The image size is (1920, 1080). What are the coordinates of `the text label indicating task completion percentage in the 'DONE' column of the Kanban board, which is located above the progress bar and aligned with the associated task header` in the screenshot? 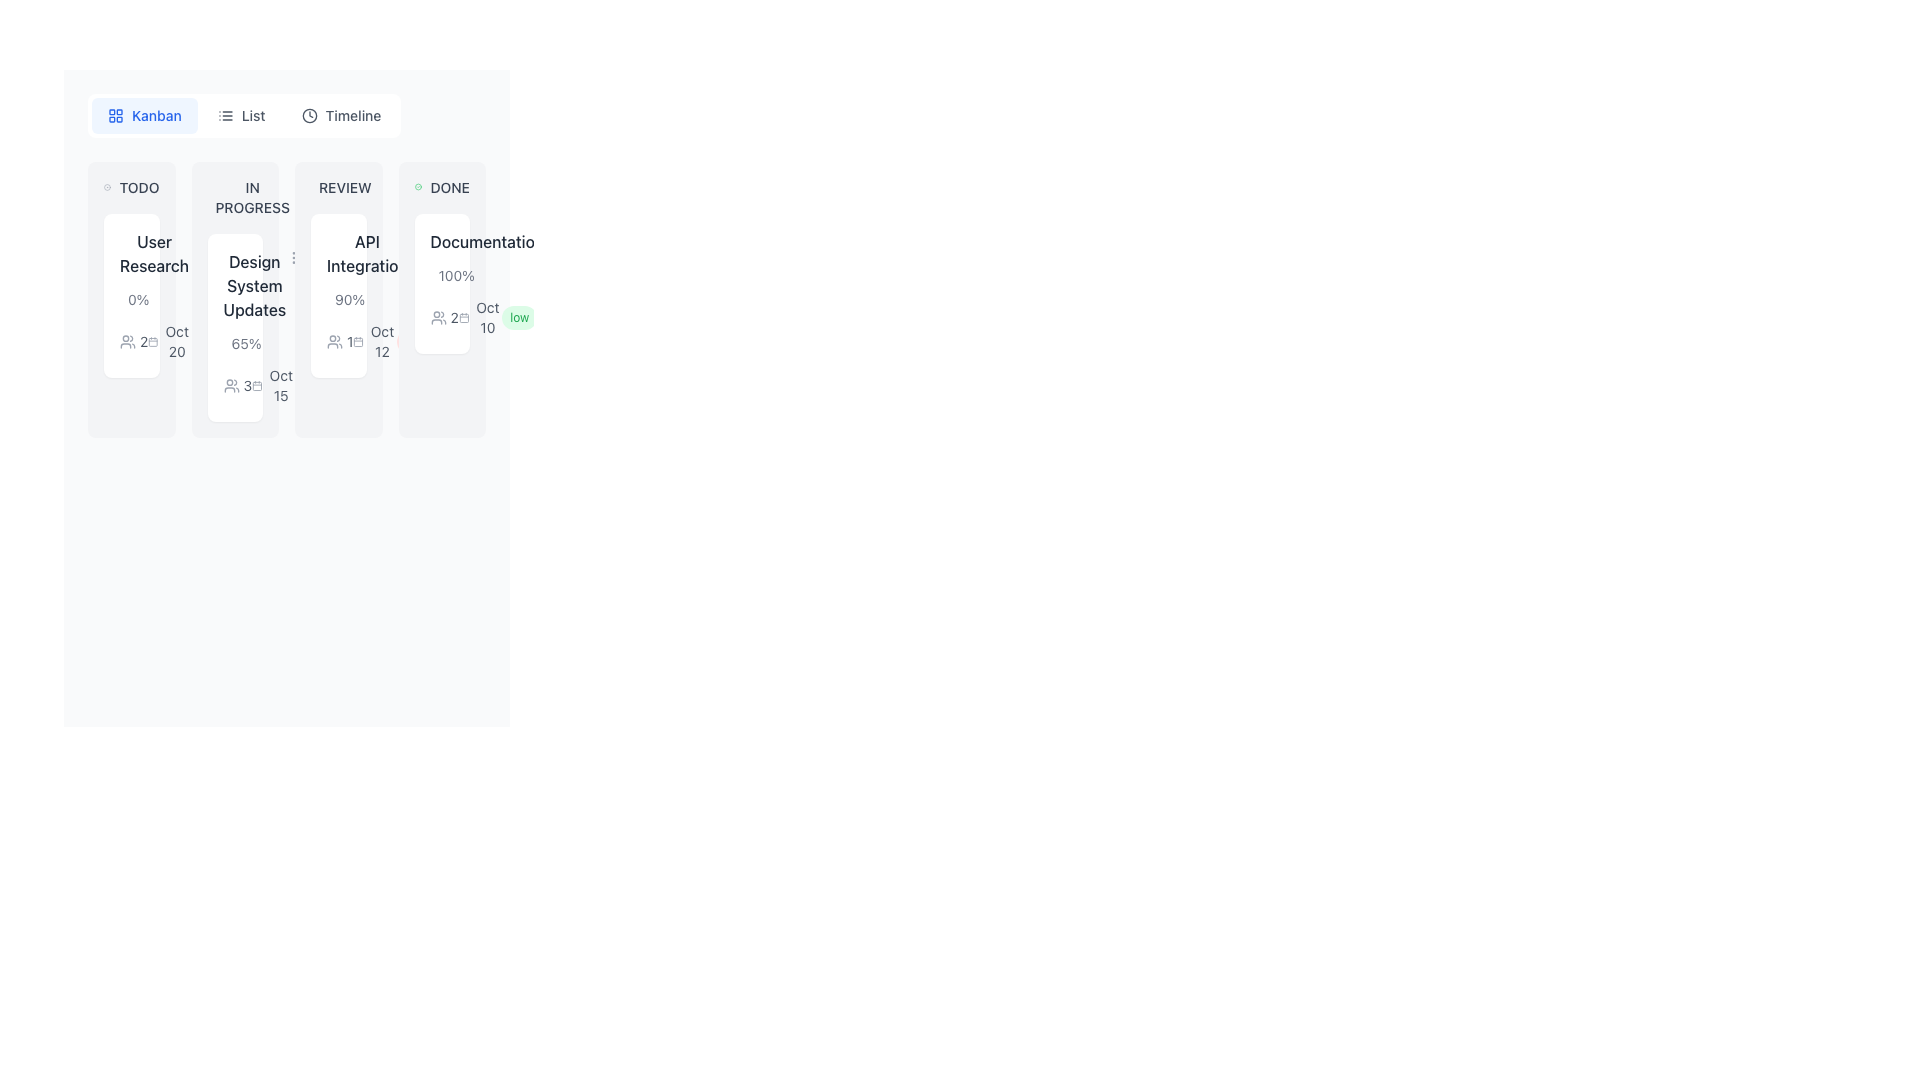 It's located at (455, 276).